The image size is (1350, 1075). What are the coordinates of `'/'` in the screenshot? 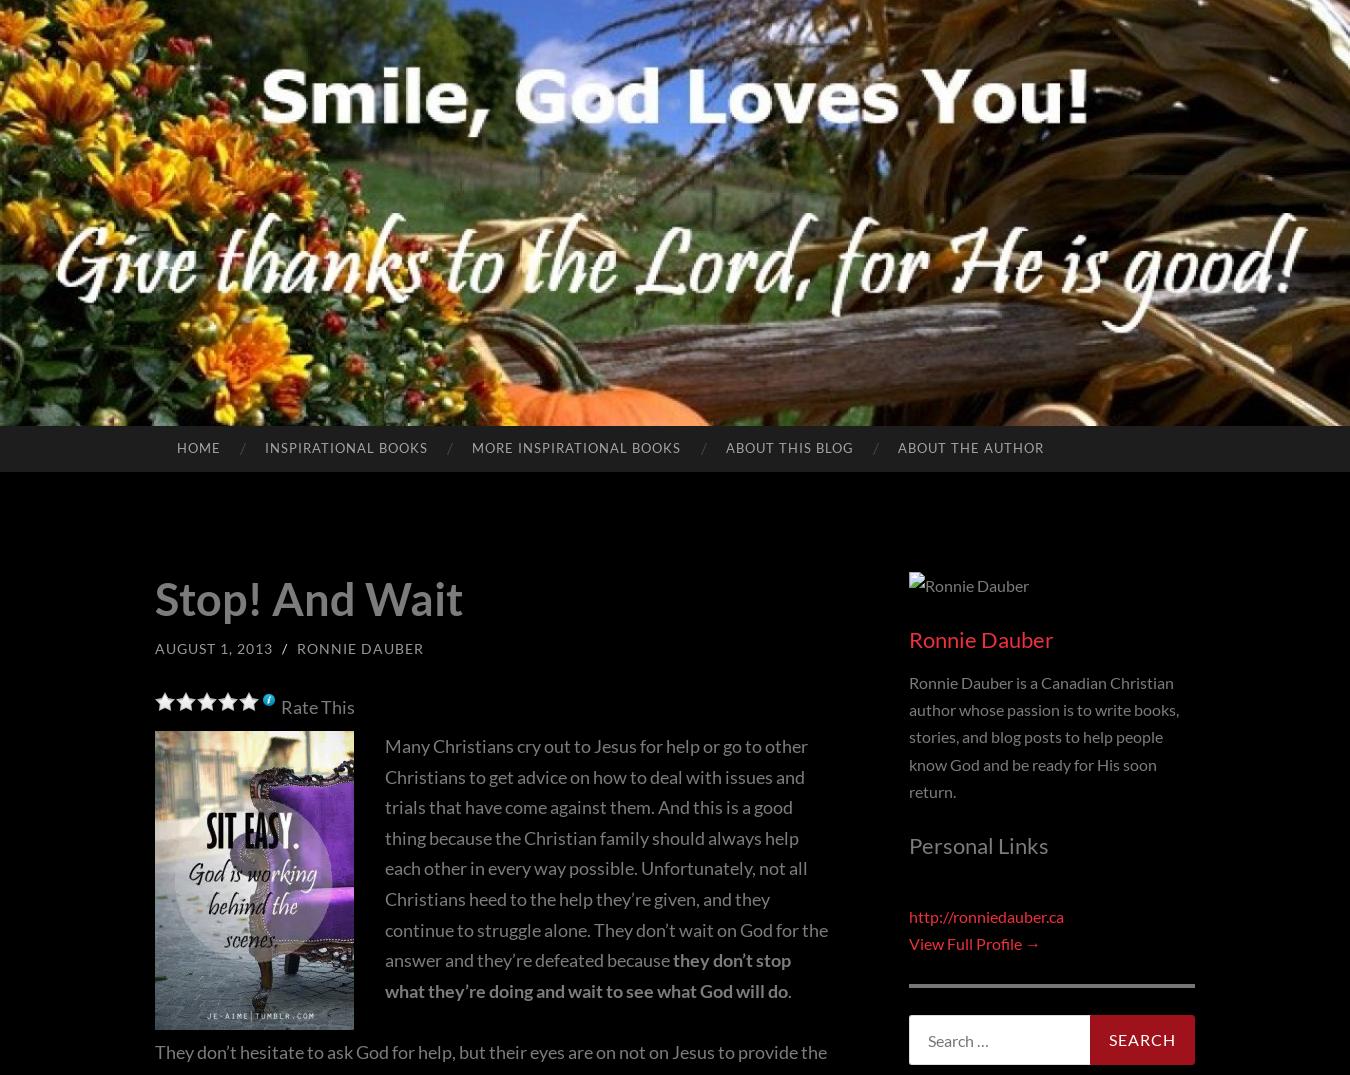 It's located at (283, 648).